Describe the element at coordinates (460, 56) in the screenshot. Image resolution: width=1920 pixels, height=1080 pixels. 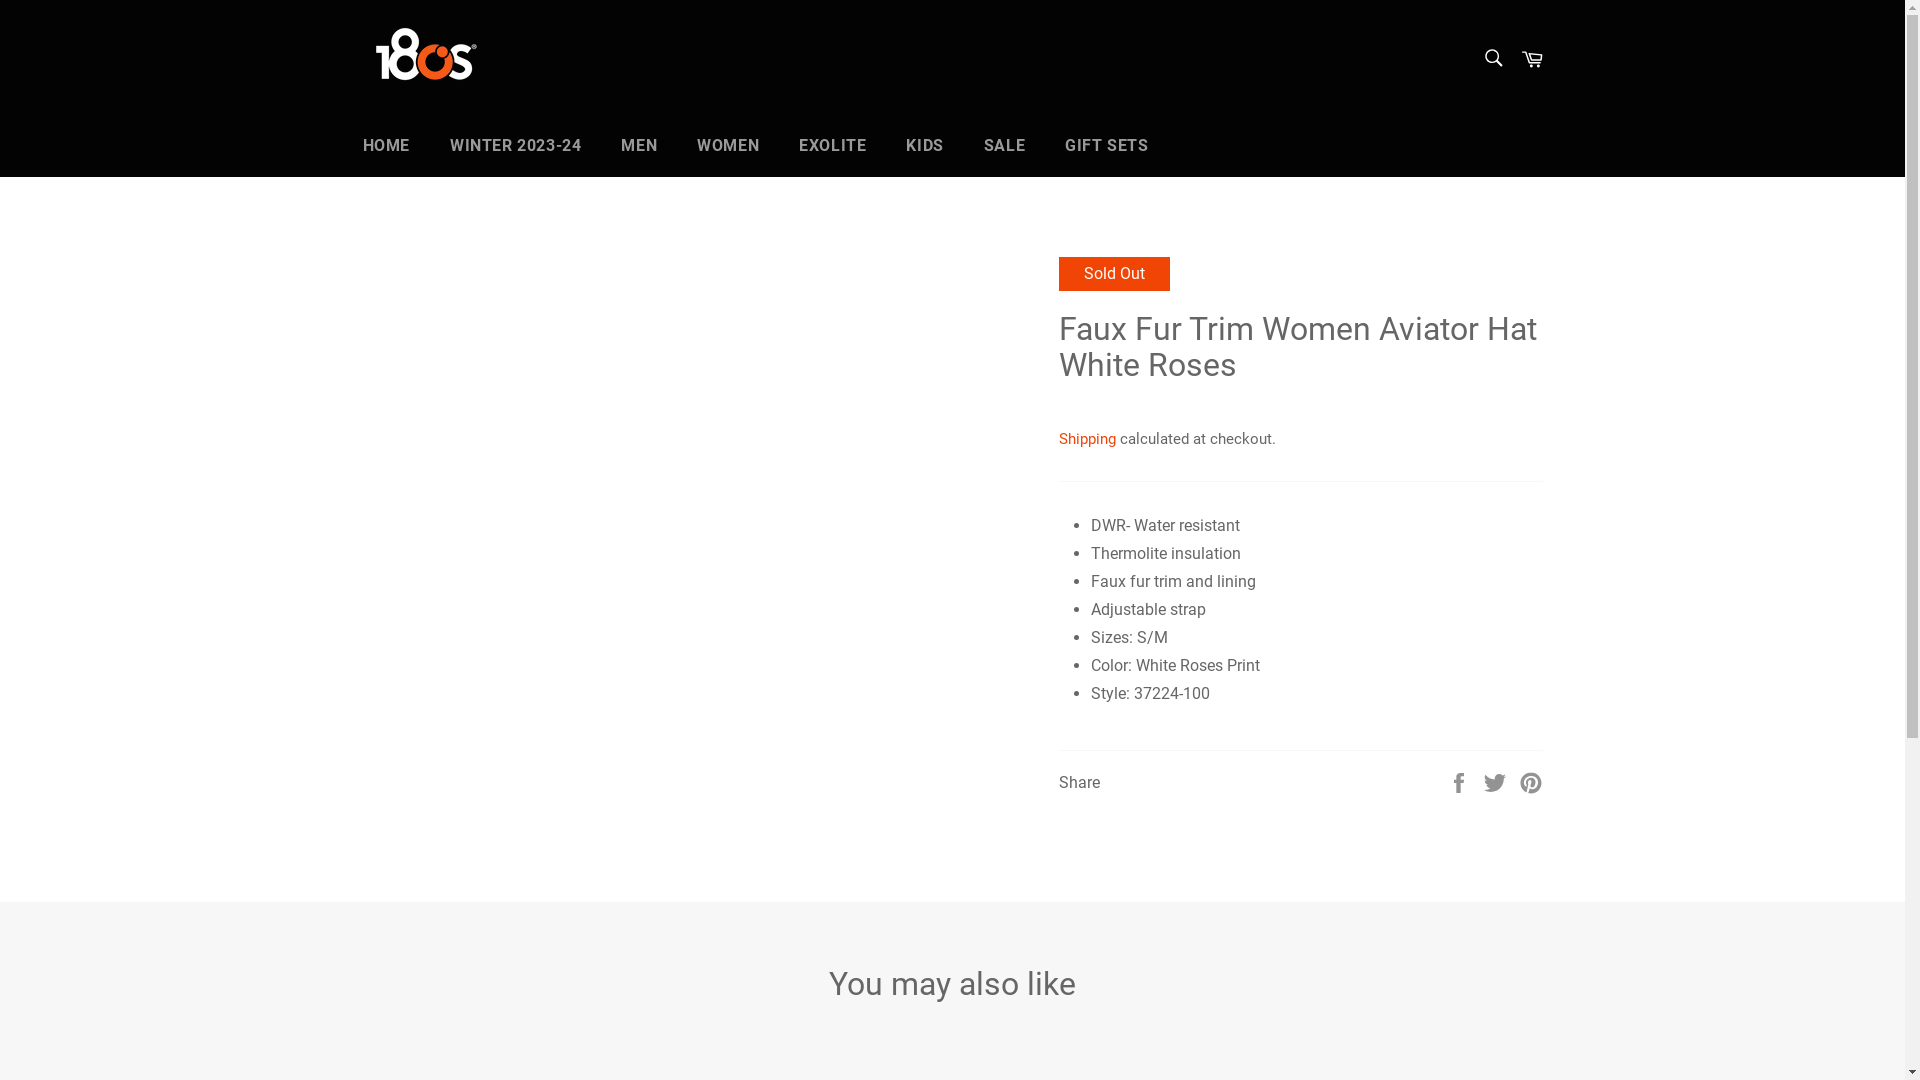
I see `'180s USA LLC'` at that location.